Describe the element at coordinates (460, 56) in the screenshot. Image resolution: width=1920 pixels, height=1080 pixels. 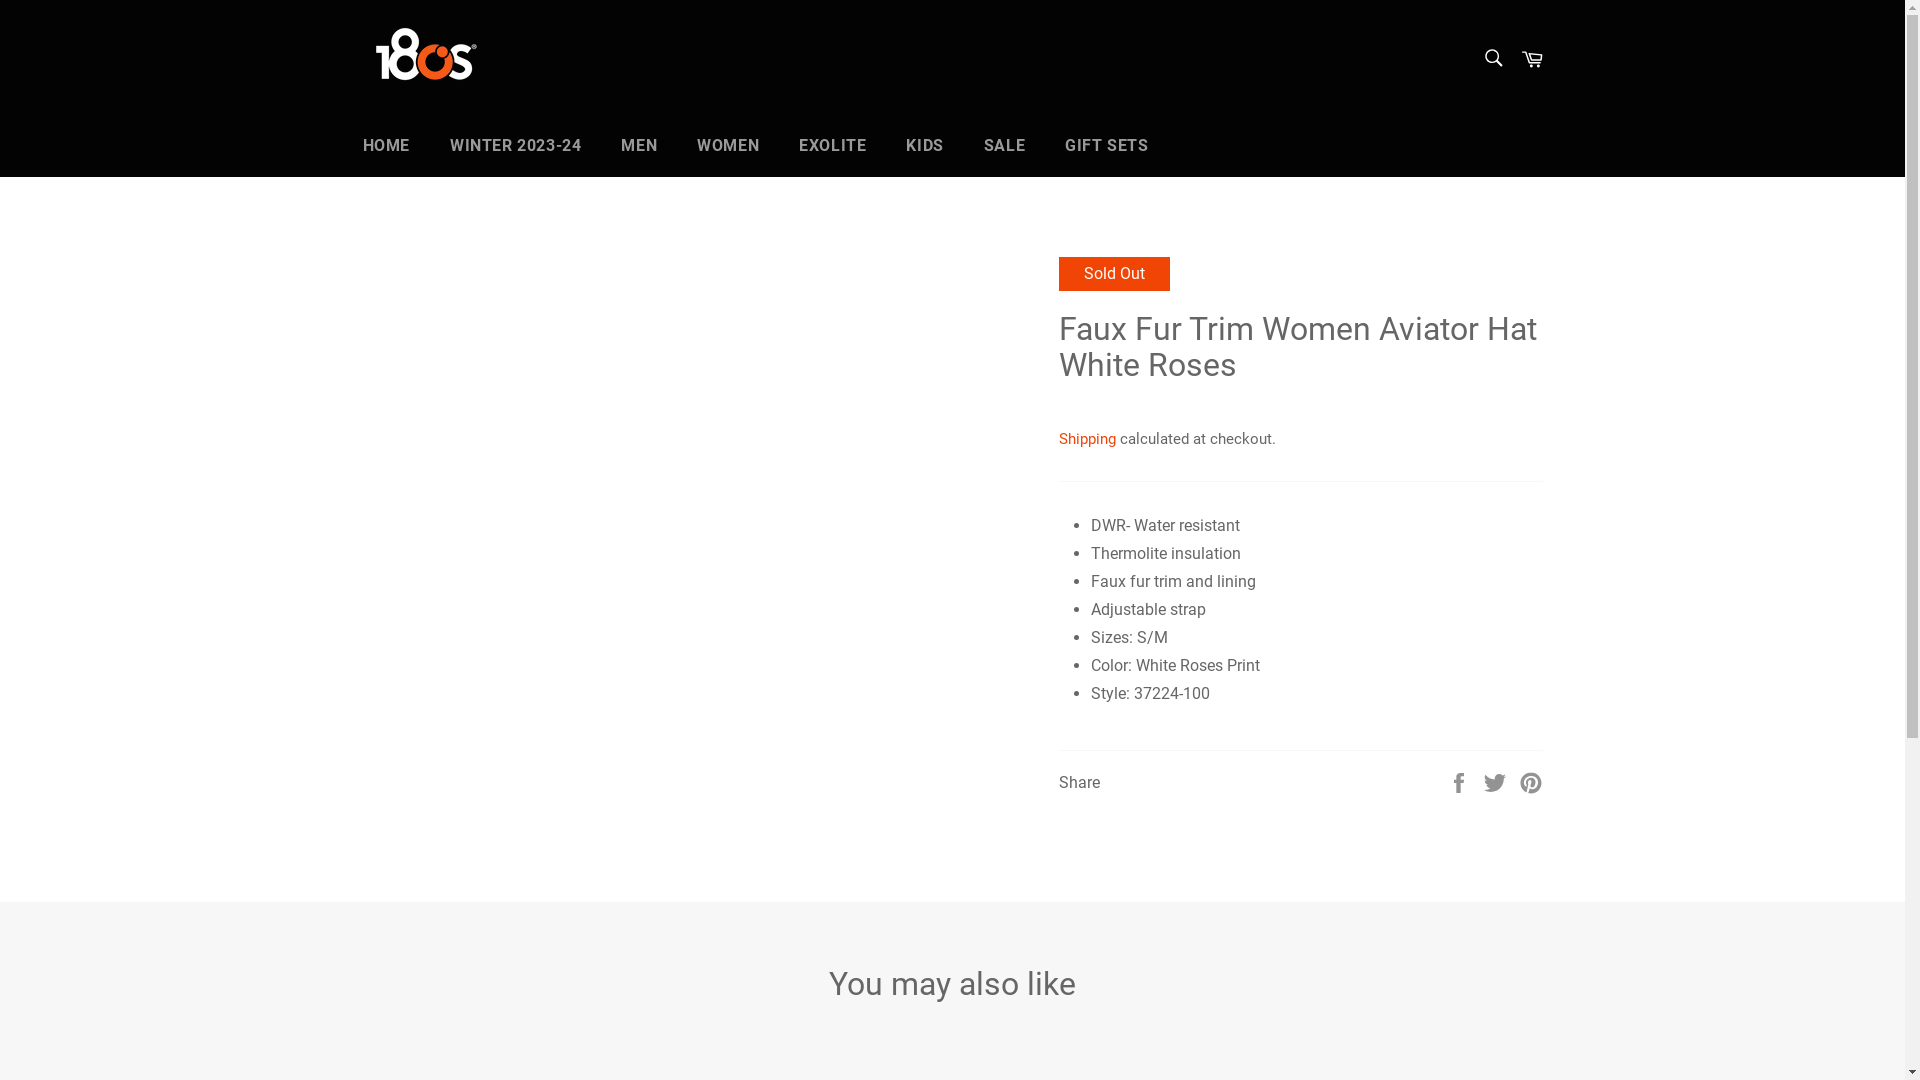
I see `'180s USA LLC'` at that location.